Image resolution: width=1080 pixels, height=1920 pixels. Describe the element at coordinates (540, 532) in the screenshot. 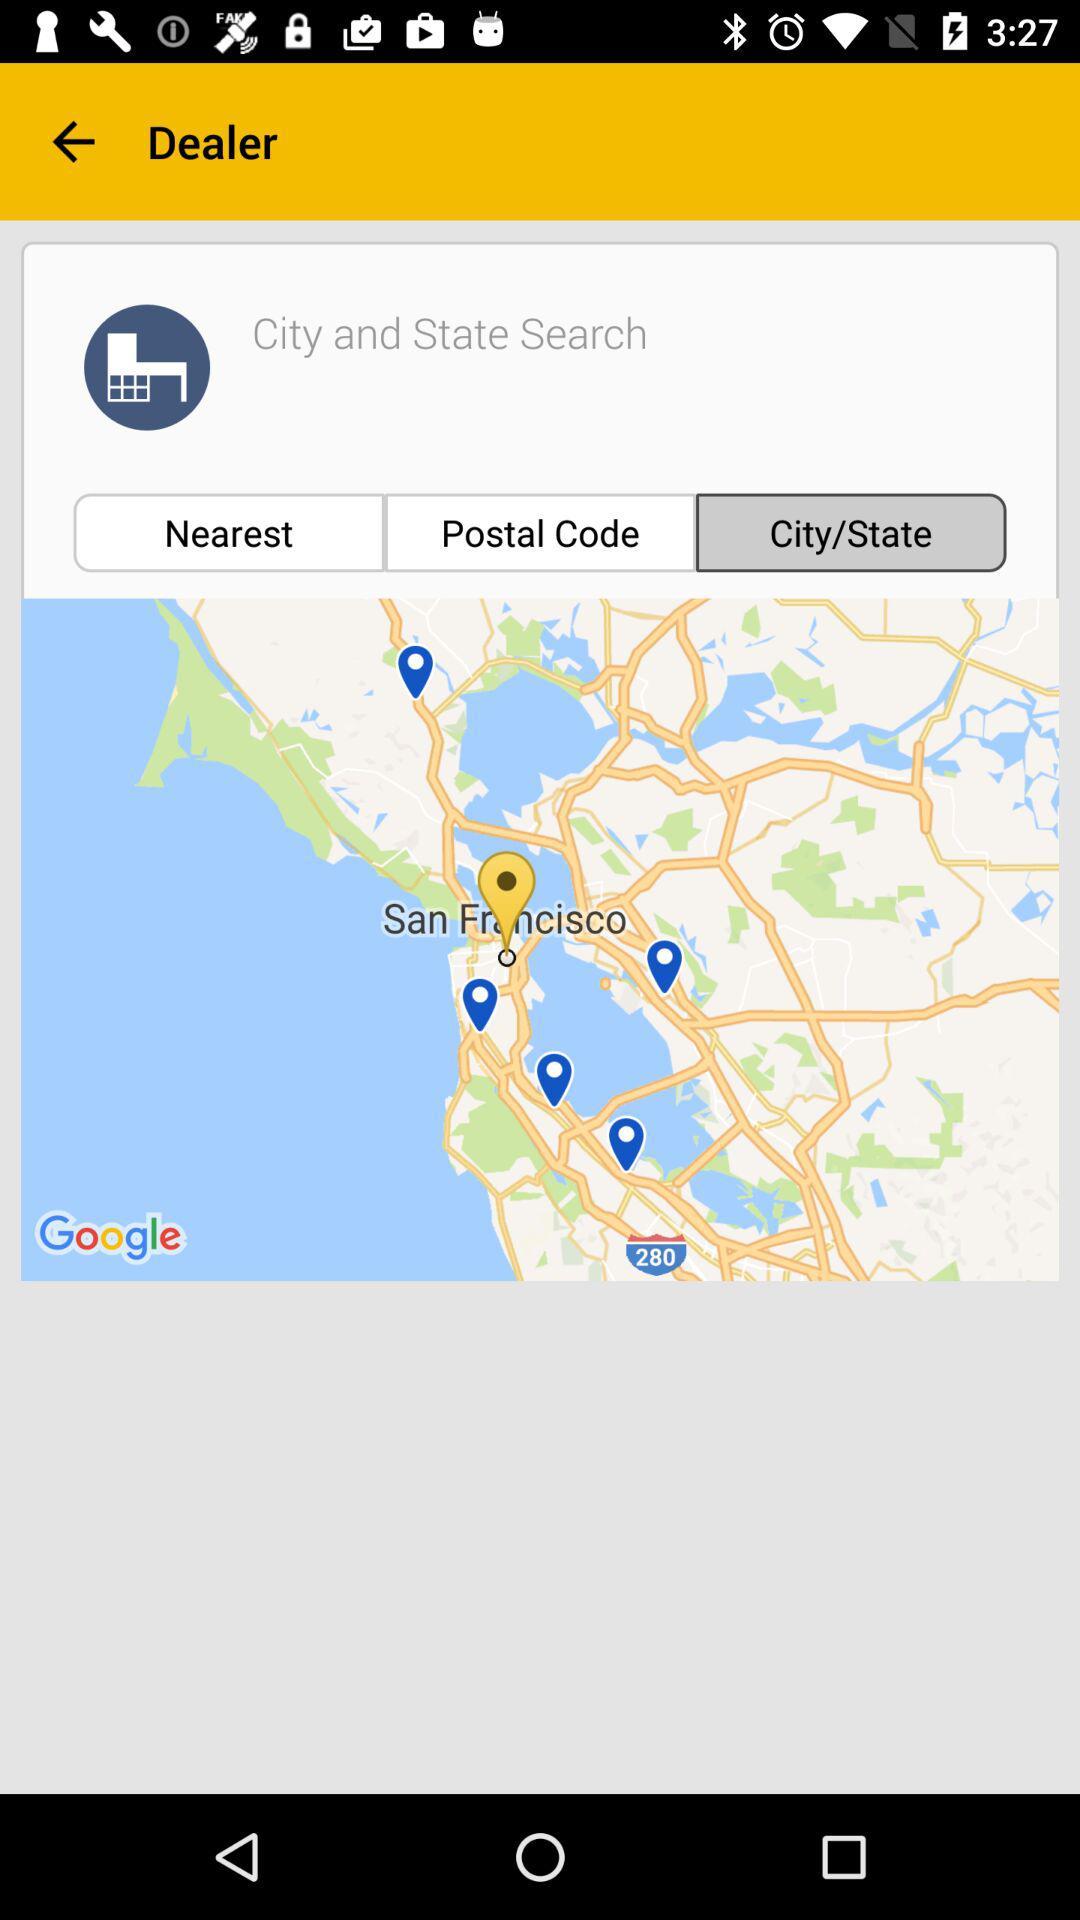

I see `item next to city/state` at that location.